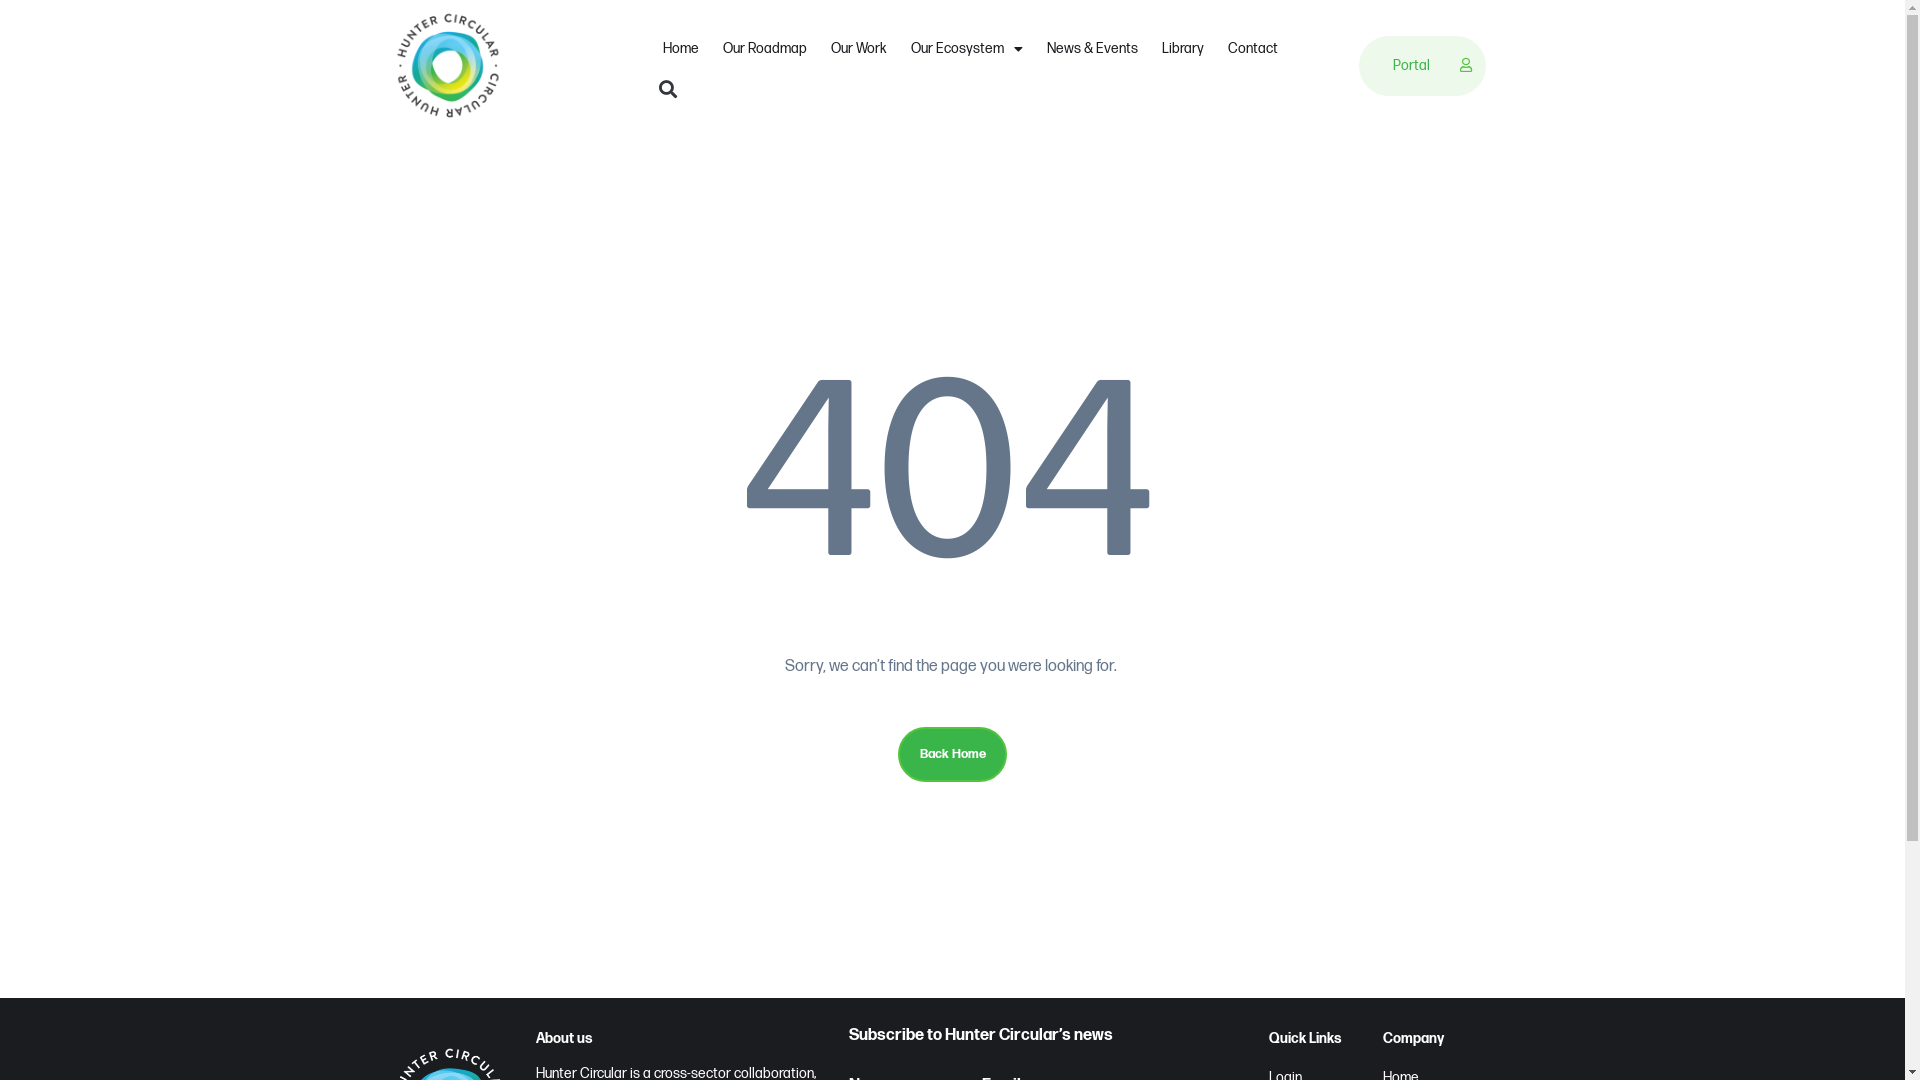 This screenshot has width=1920, height=1080. I want to click on 'Home', so click(681, 48).